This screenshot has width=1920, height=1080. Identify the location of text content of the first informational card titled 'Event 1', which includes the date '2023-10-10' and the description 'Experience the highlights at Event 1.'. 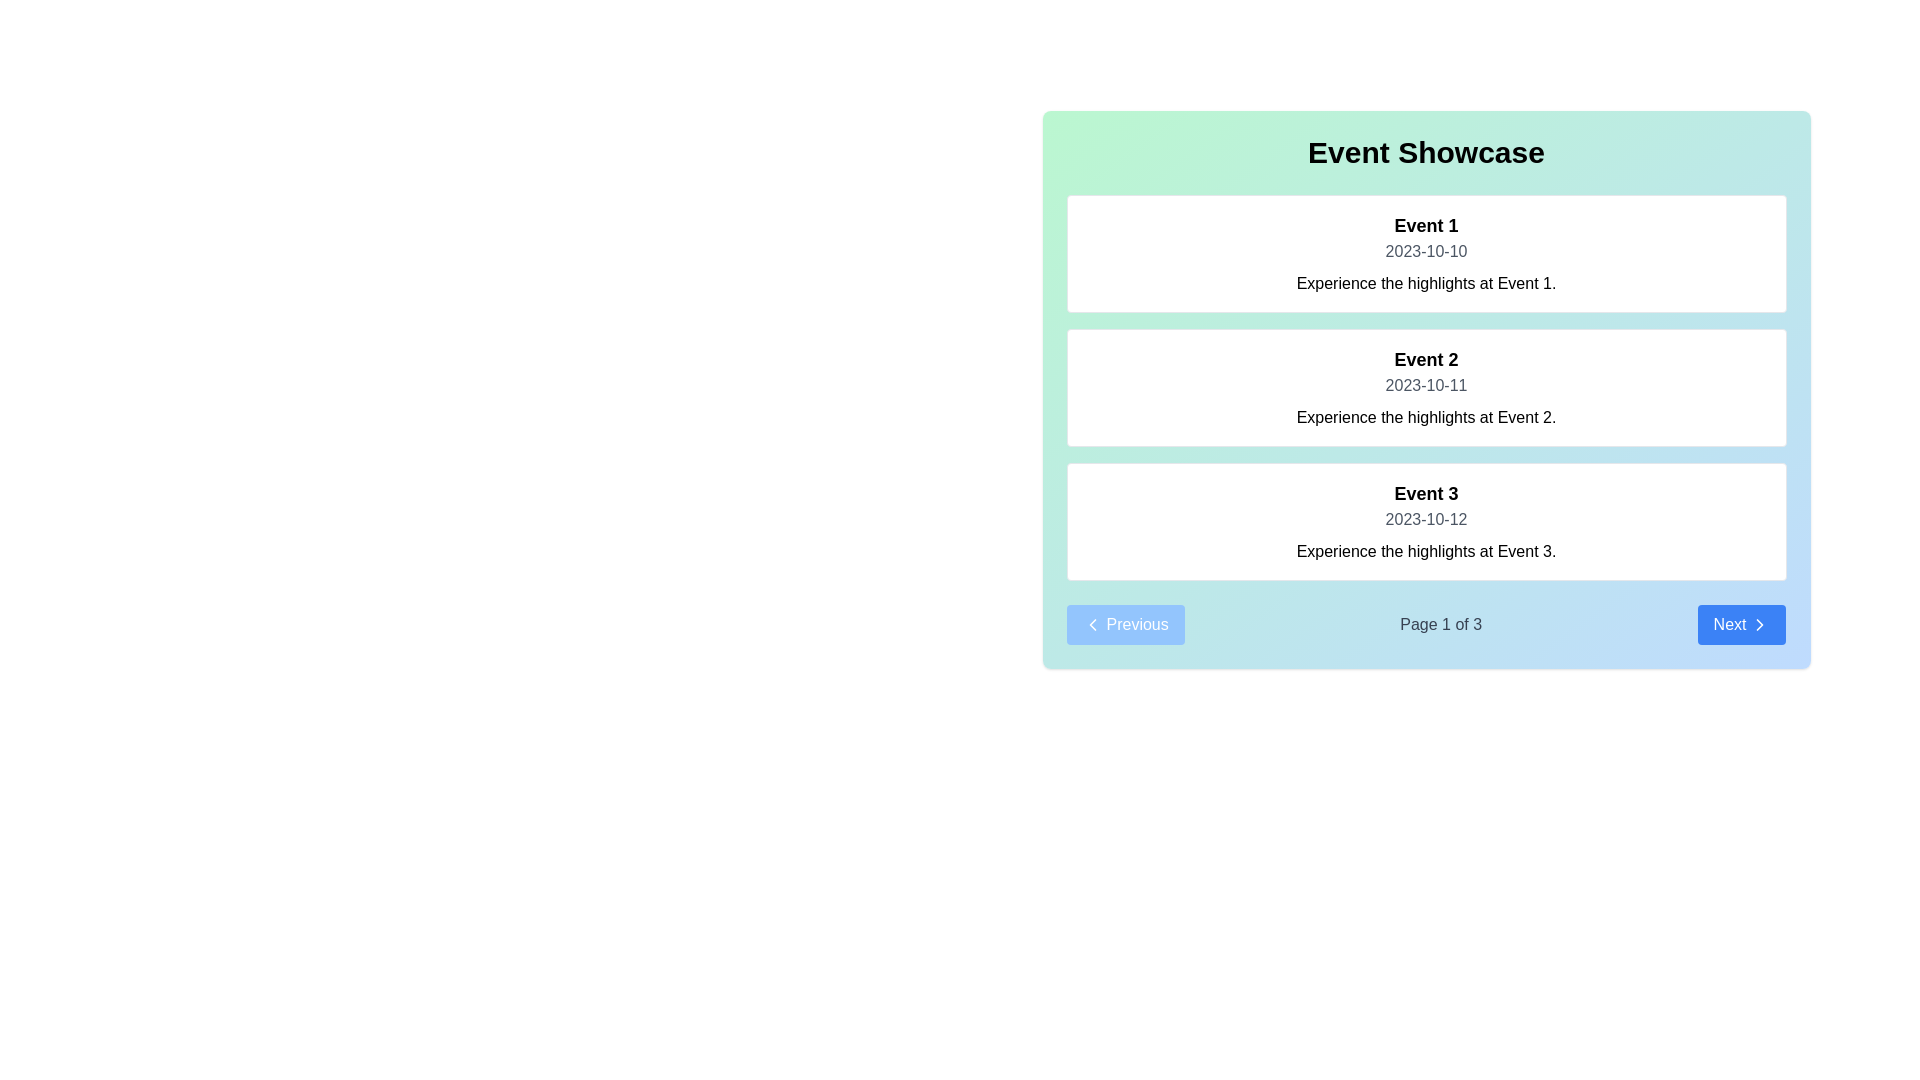
(1425, 253).